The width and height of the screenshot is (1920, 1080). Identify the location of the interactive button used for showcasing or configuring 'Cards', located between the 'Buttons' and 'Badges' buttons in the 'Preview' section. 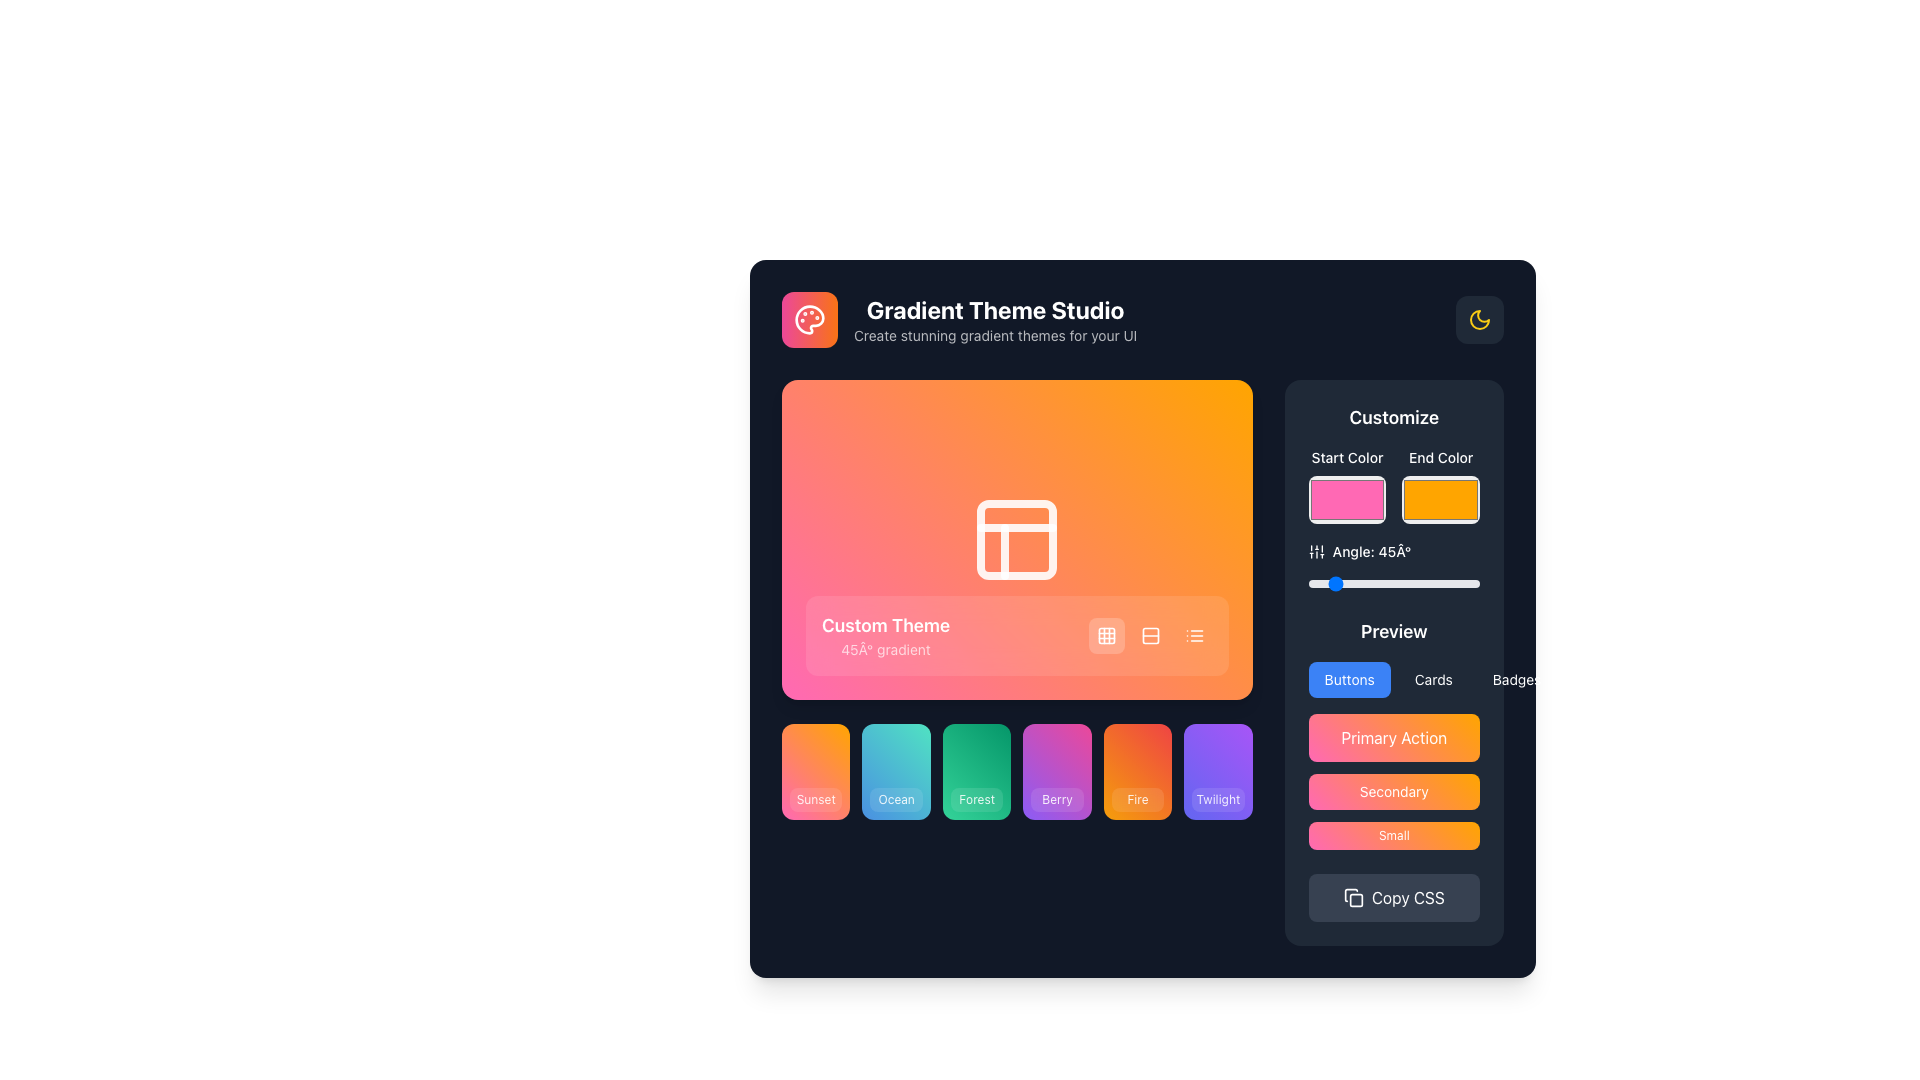
(1432, 678).